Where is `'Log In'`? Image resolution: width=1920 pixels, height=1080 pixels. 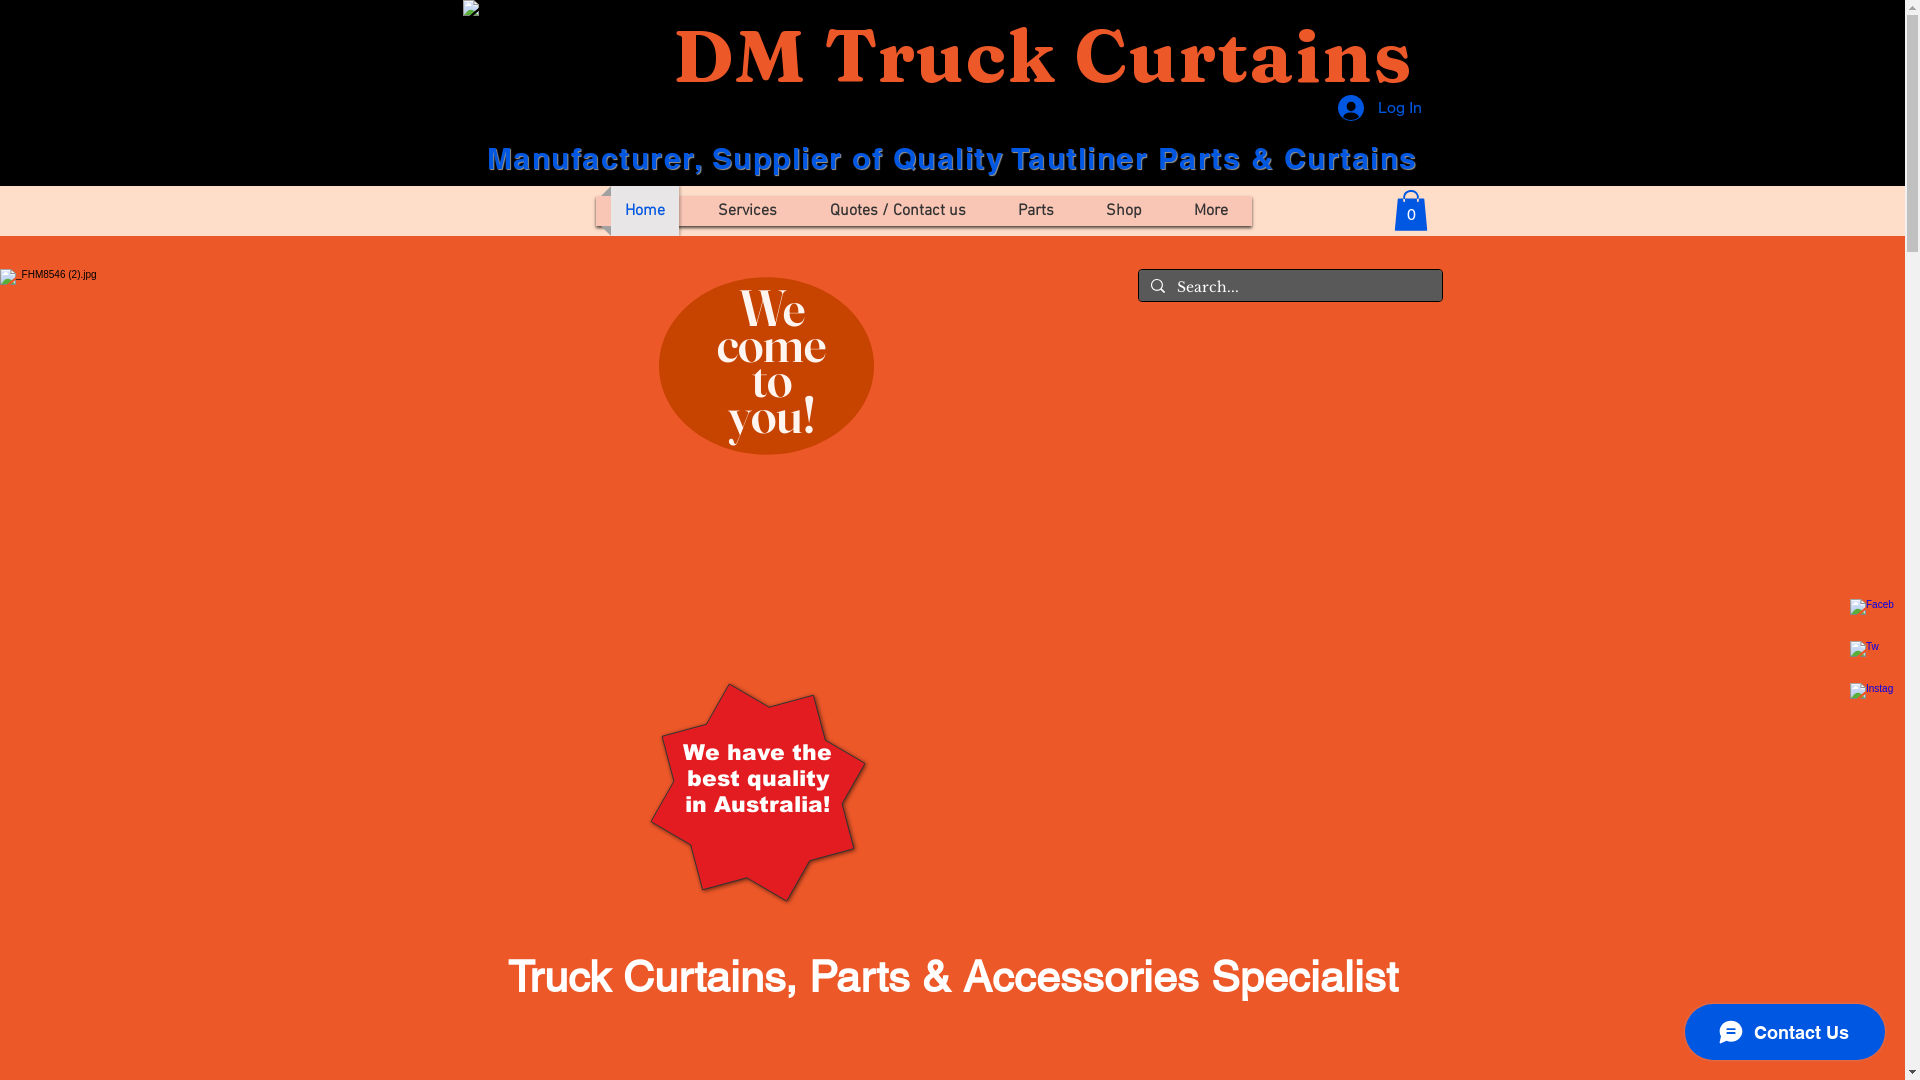 'Log In' is located at coordinates (1324, 108).